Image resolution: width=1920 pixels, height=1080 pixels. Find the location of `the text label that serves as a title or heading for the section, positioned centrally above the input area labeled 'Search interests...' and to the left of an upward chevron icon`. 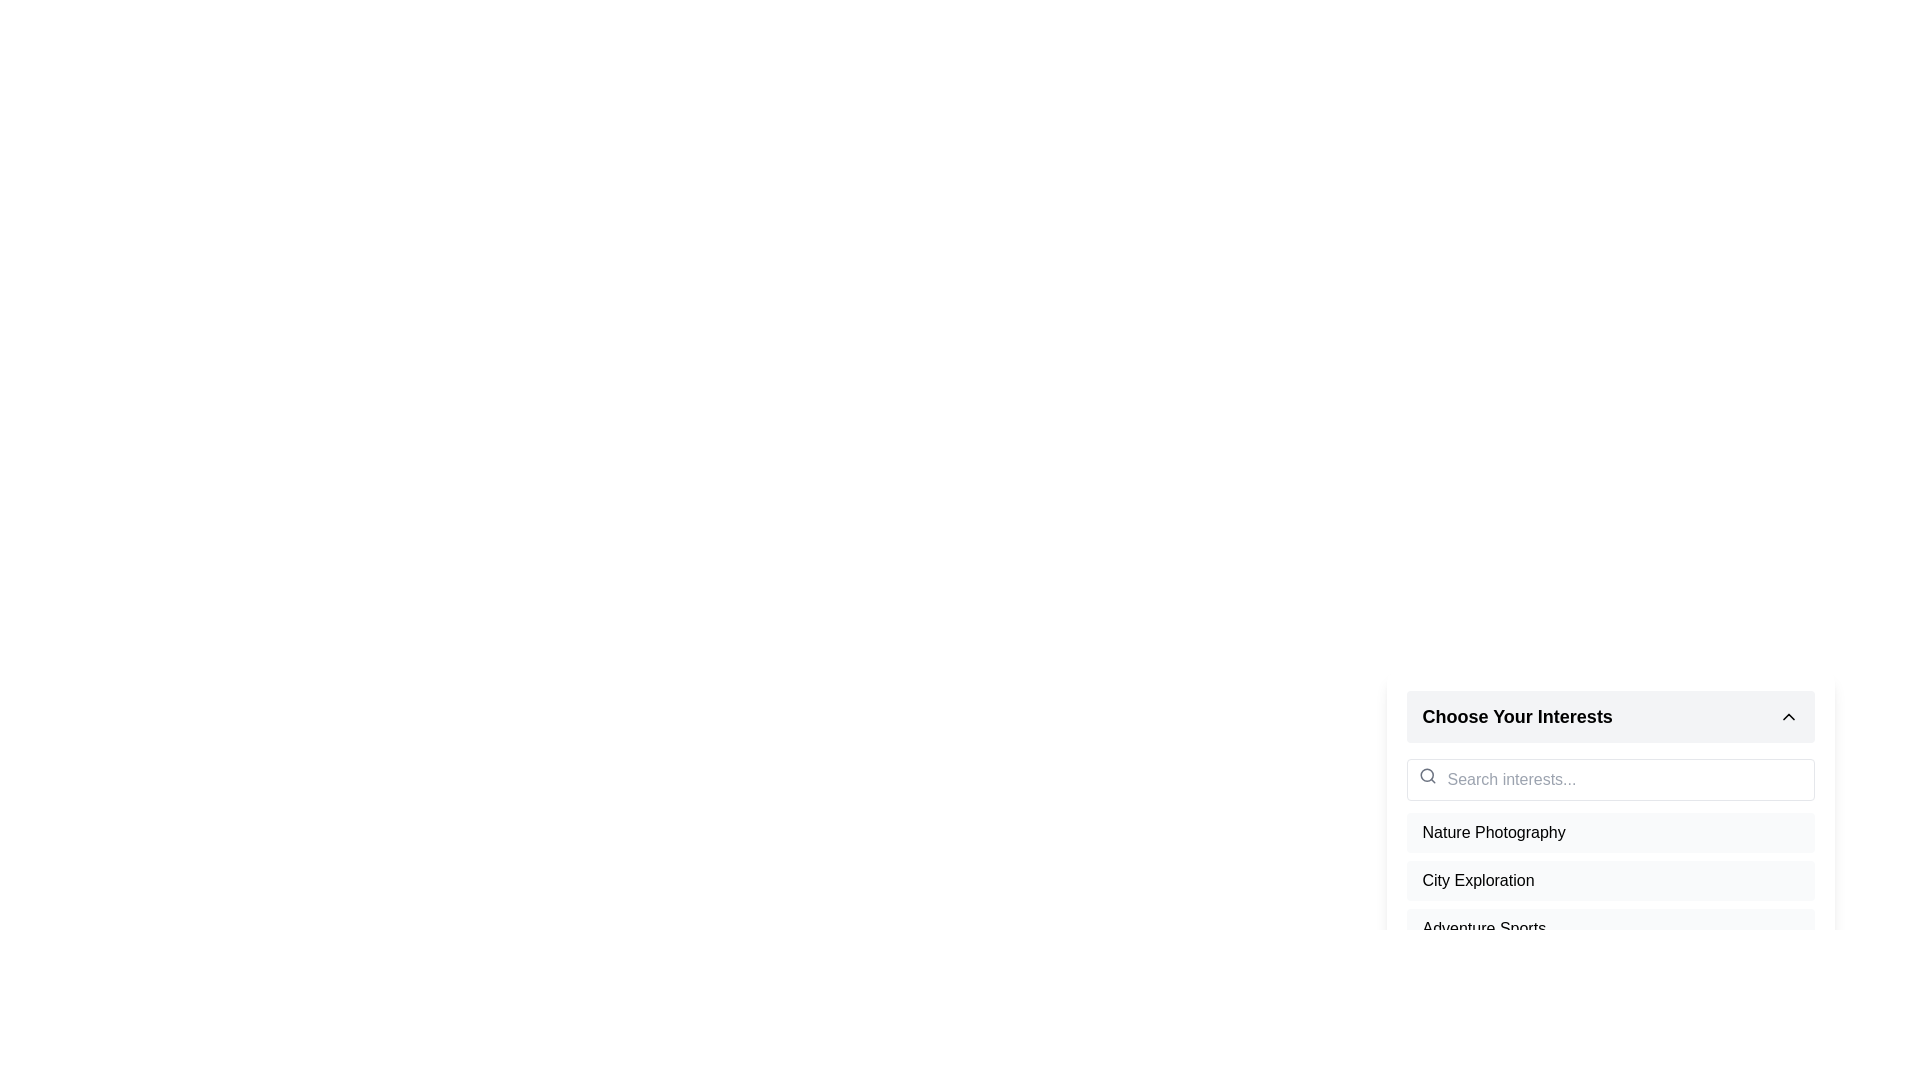

the text label that serves as a title or heading for the section, positioned centrally above the input area labeled 'Search interests...' and to the left of an upward chevron icon is located at coordinates (1517, 716).